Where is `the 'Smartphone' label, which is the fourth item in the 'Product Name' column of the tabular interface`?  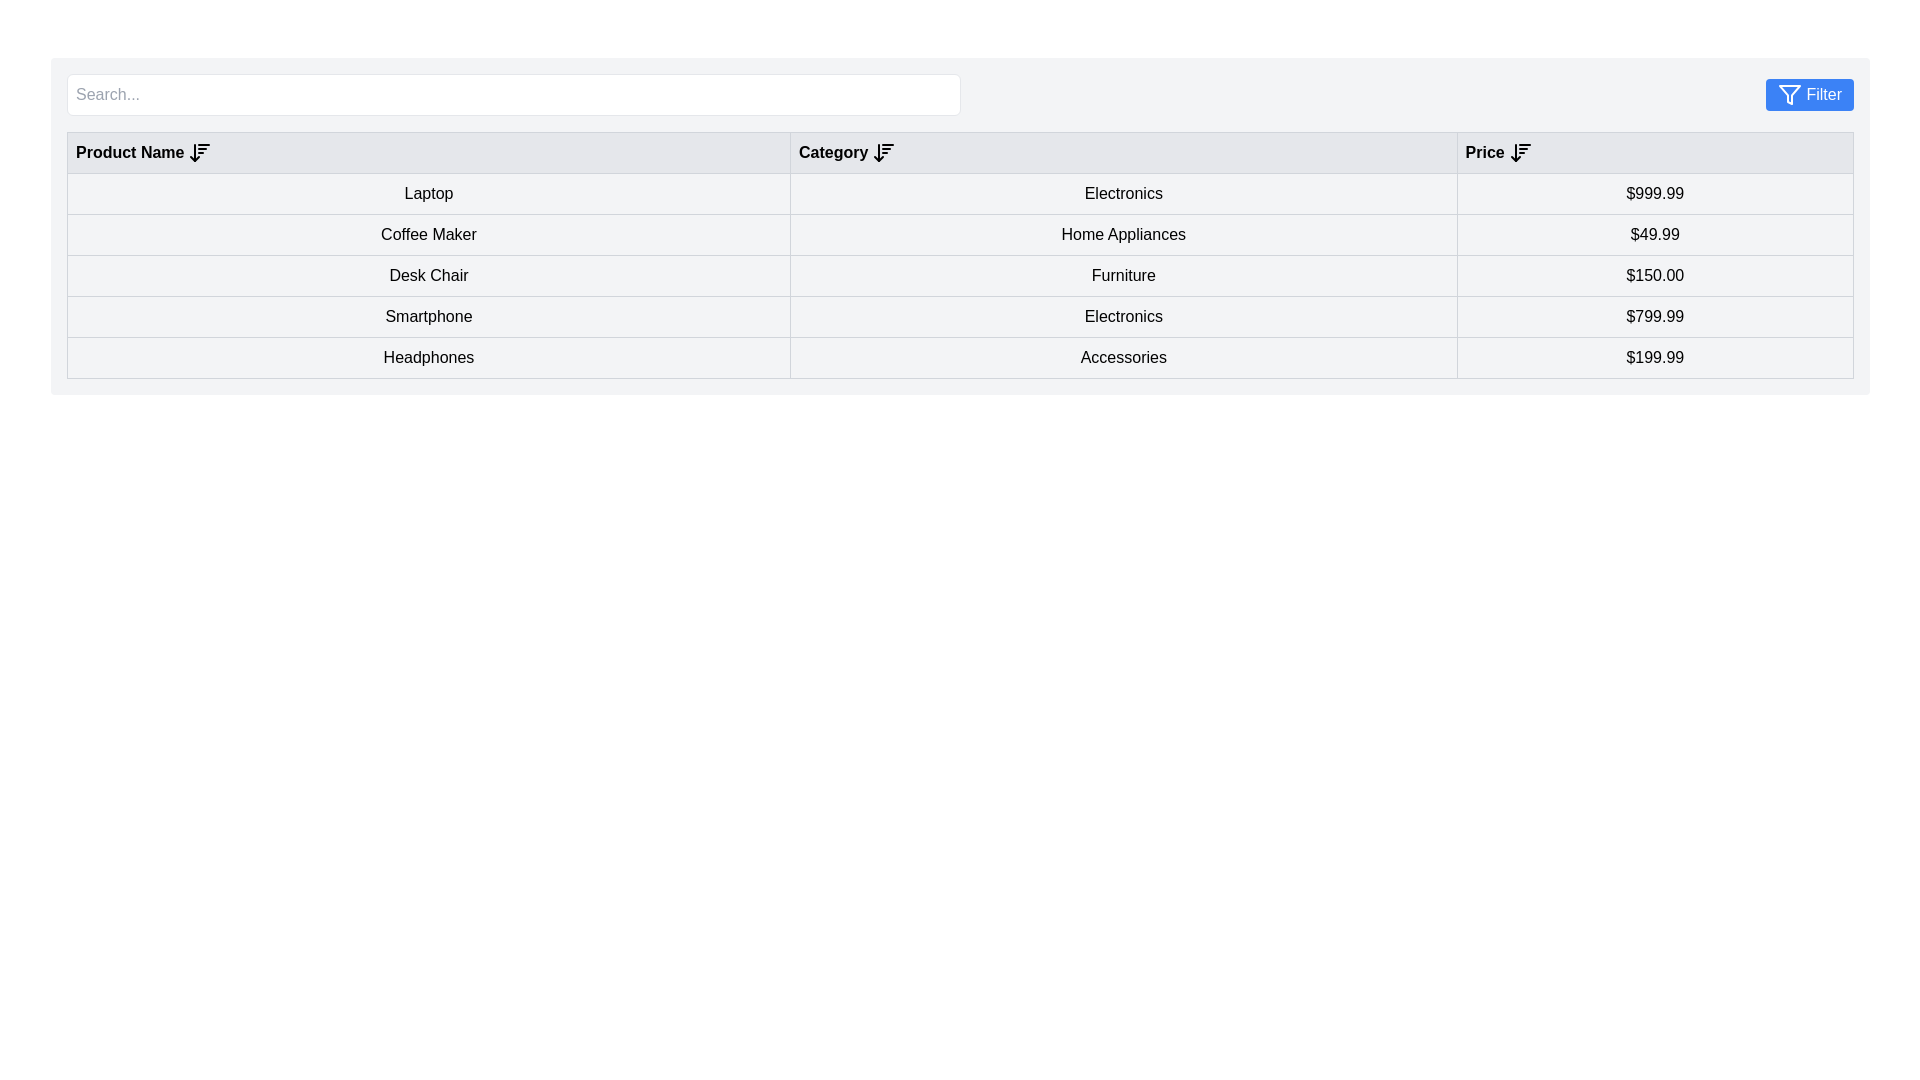 the 'Smartphone' label, which is the fourth item in the 'Product Name' column of the tabular interface is located at coordinates (427, 315).